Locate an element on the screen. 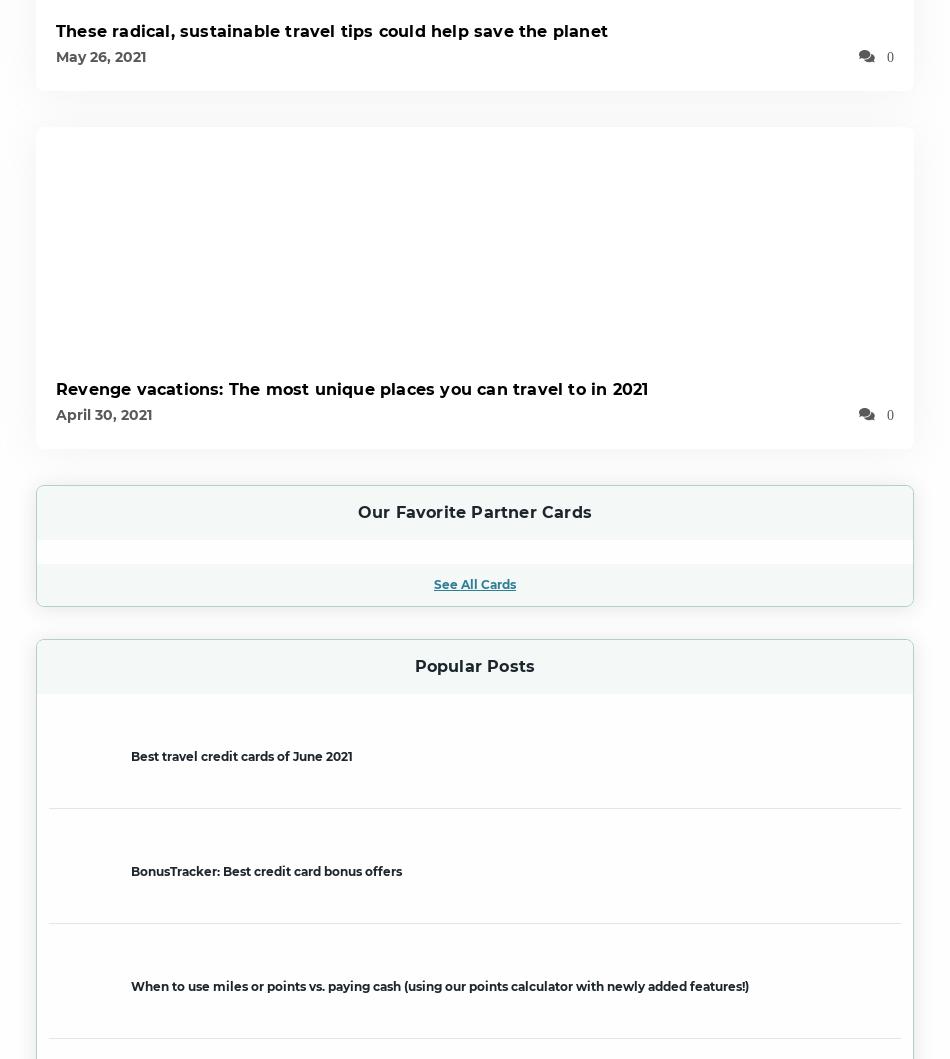 This screenshot has width=950, height=1059. 'April 30, 2021' is located at coordinates (104, 412).